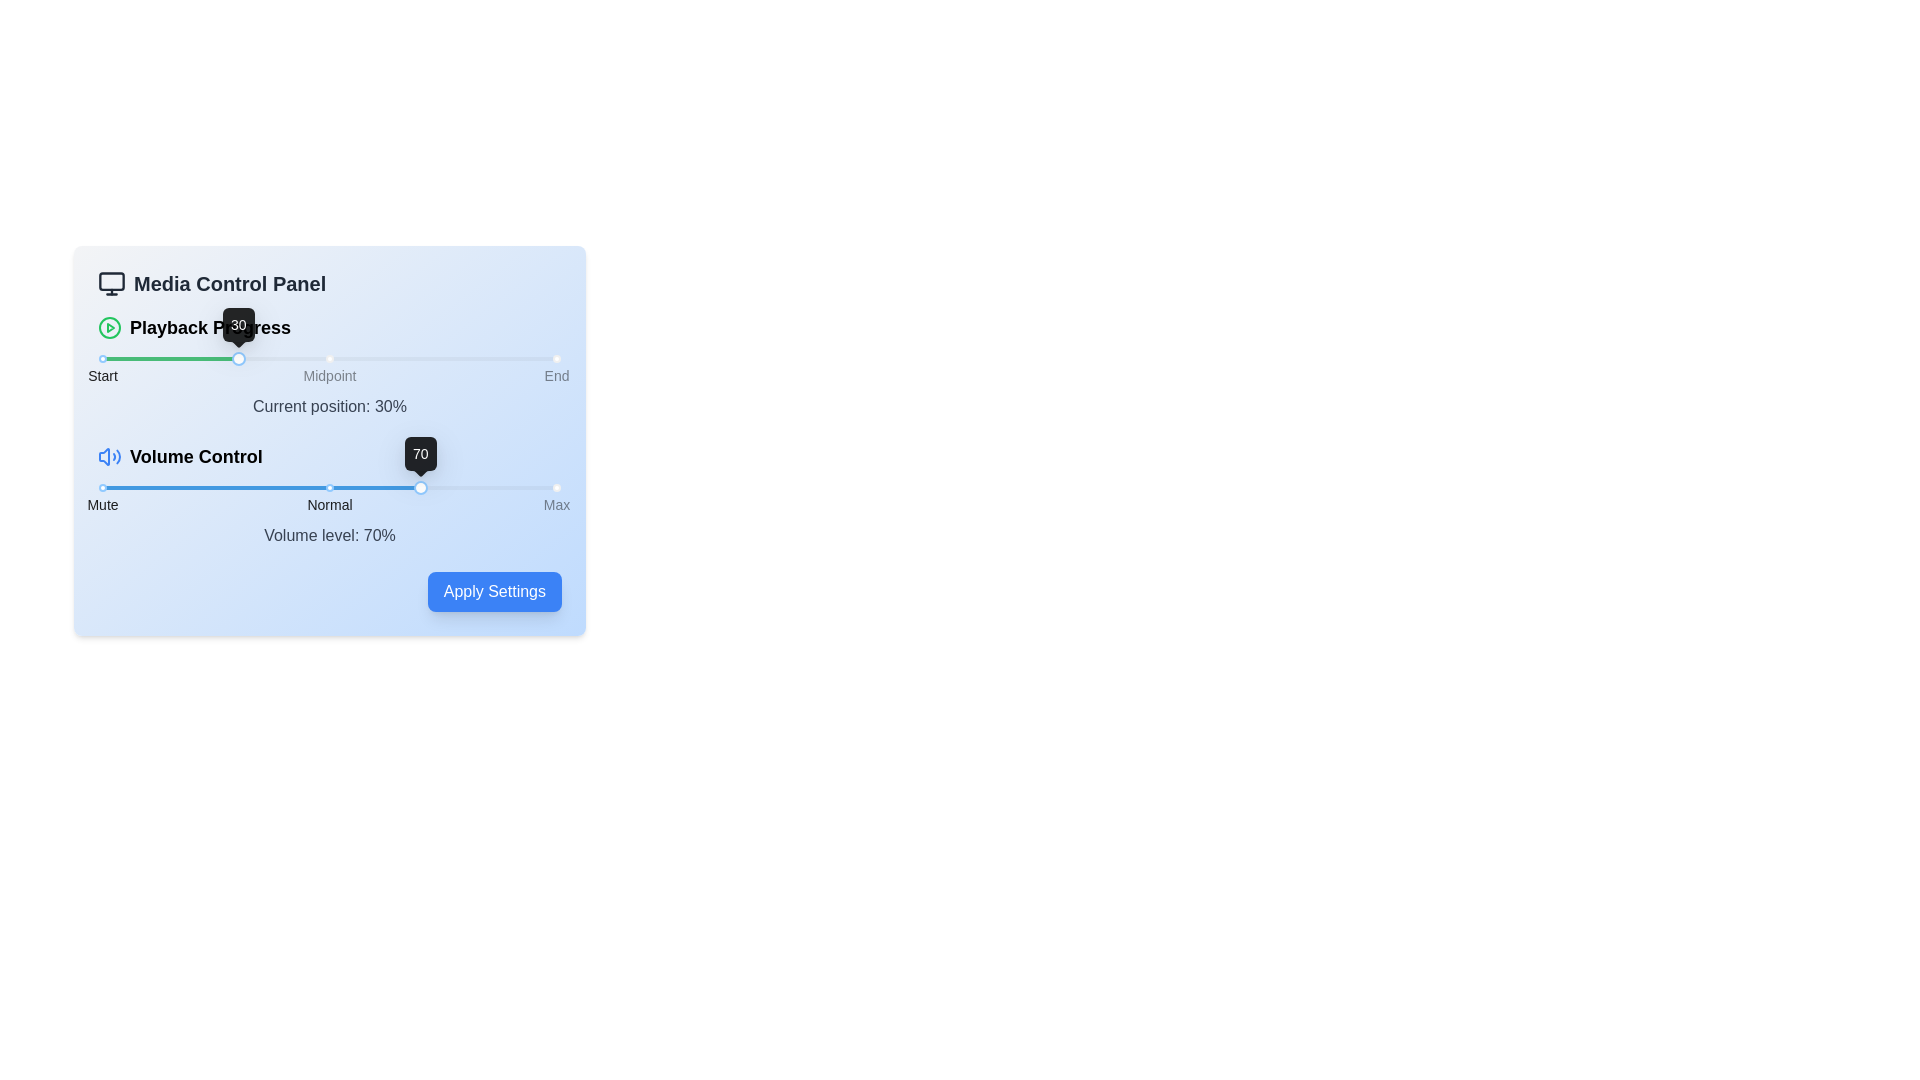 Image resolution: width=1920 pixels, height=1080 pixels. I want to click on text label displaying 'Current position: 30%' which is centered below the 'Playback Progress' slider and above the 'Volume Control' text, so click(330, 406).